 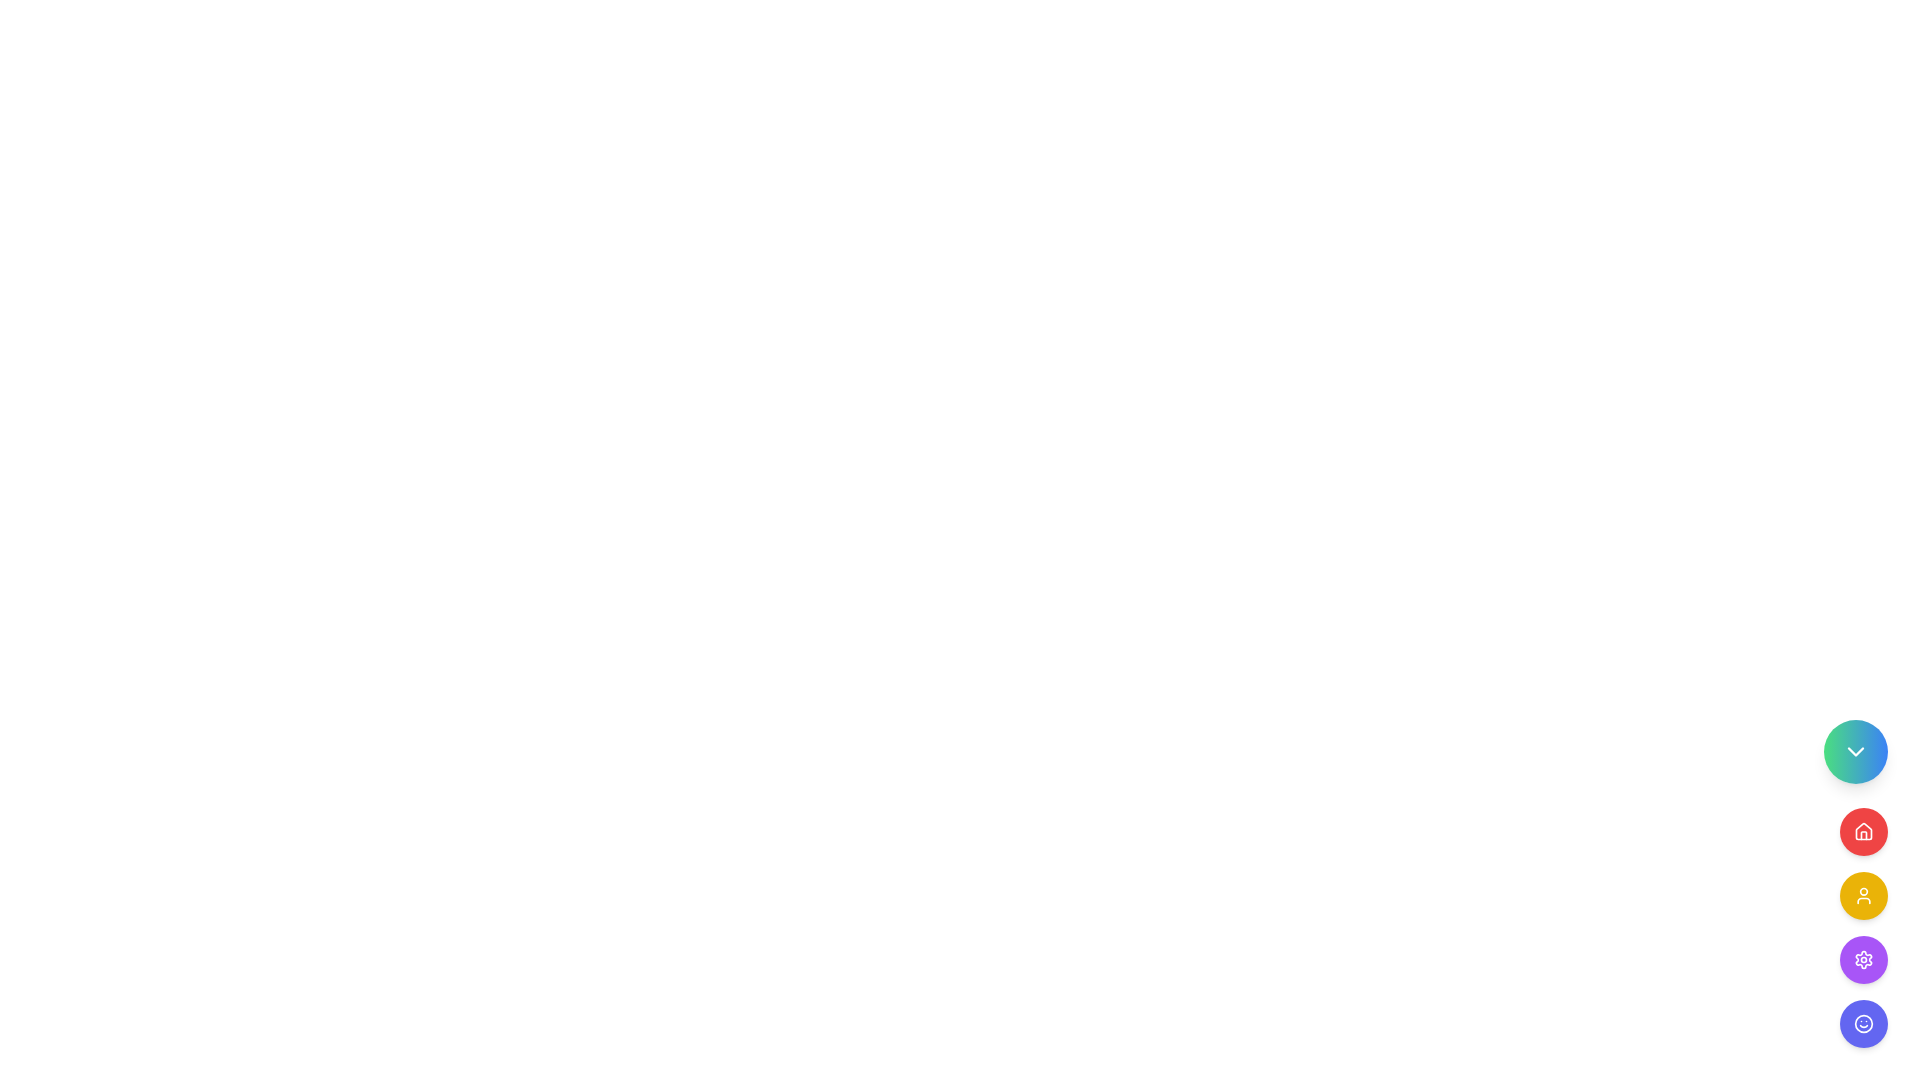 What do you see at coordinates (1862, 830) in the screenshot?
I see `the geometric house icon with a triangular roof and rectangular base, which is styled in bold red color` at bounding box center [1862, 830].